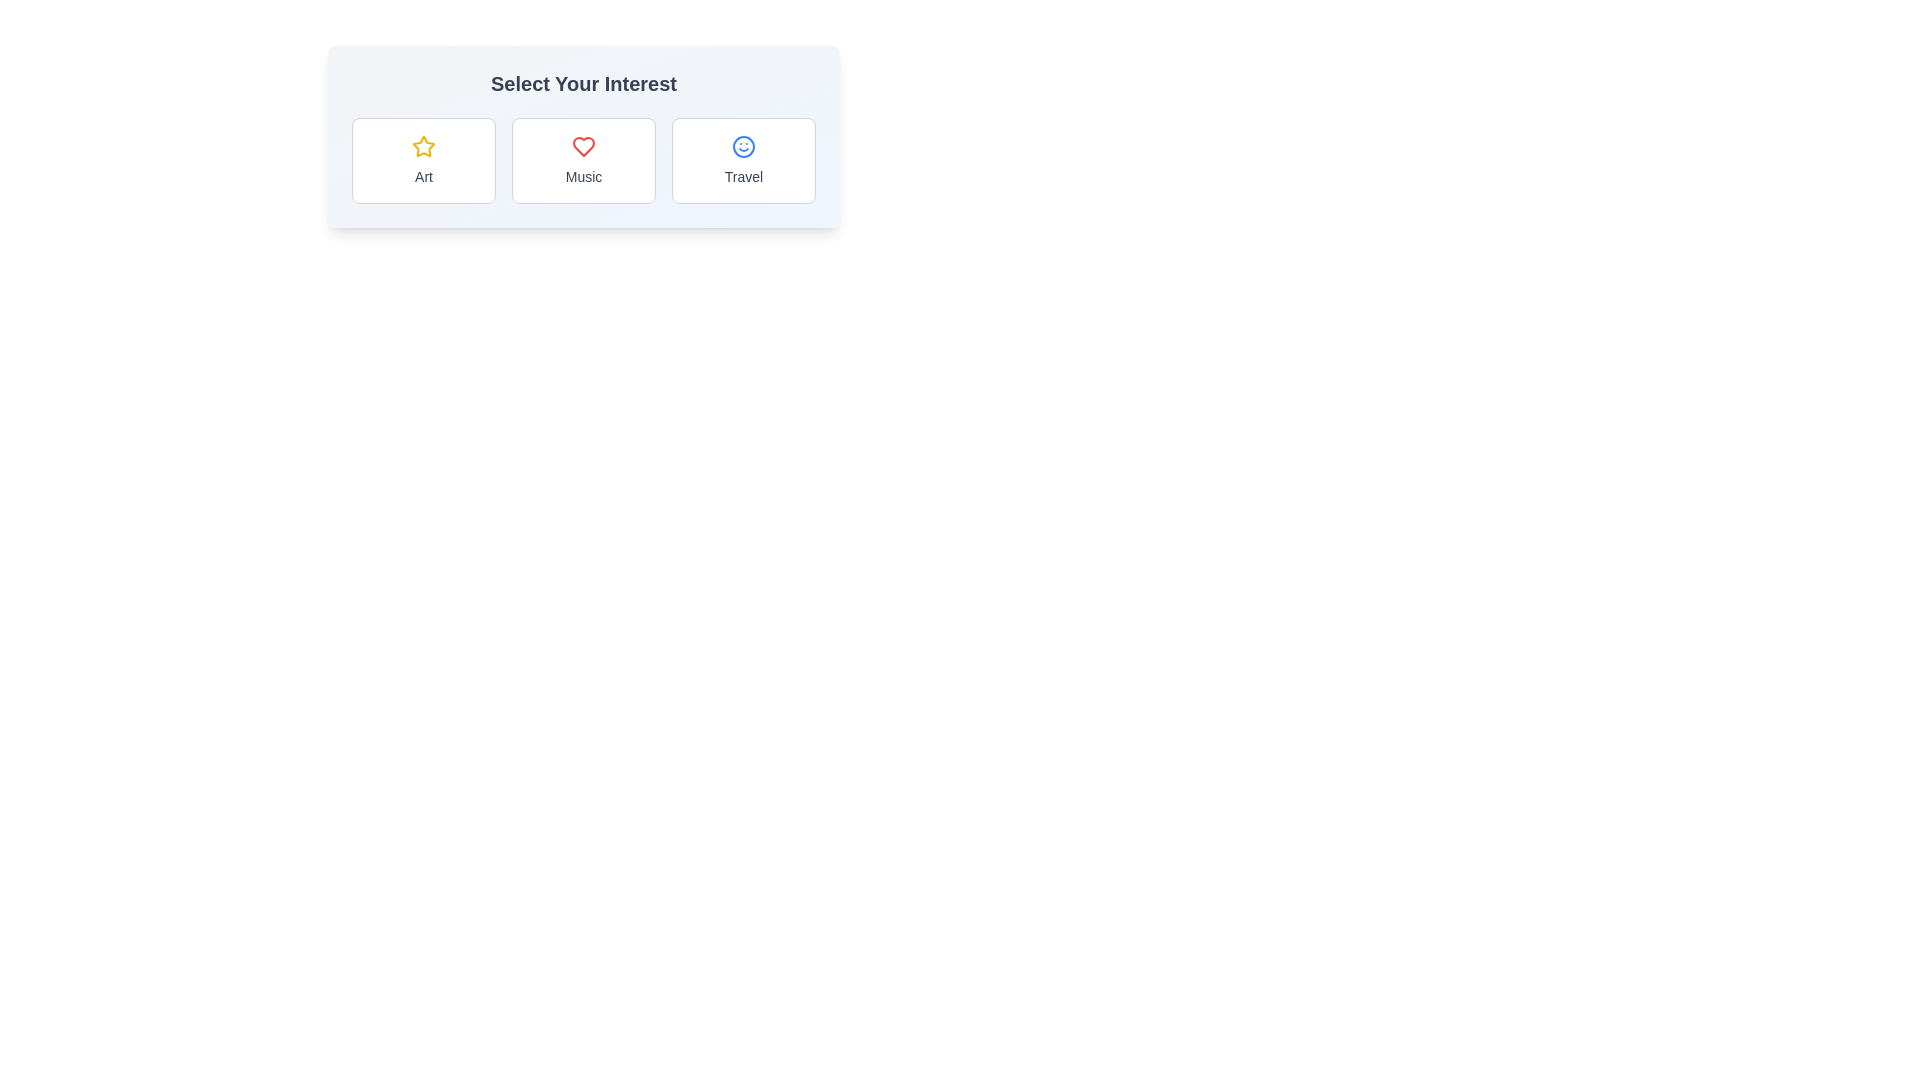 The image size is (1920, 1080). Describe the element at coordinates (583, 145) in the screenshot. I see `the 'Music' category icon` at that location.